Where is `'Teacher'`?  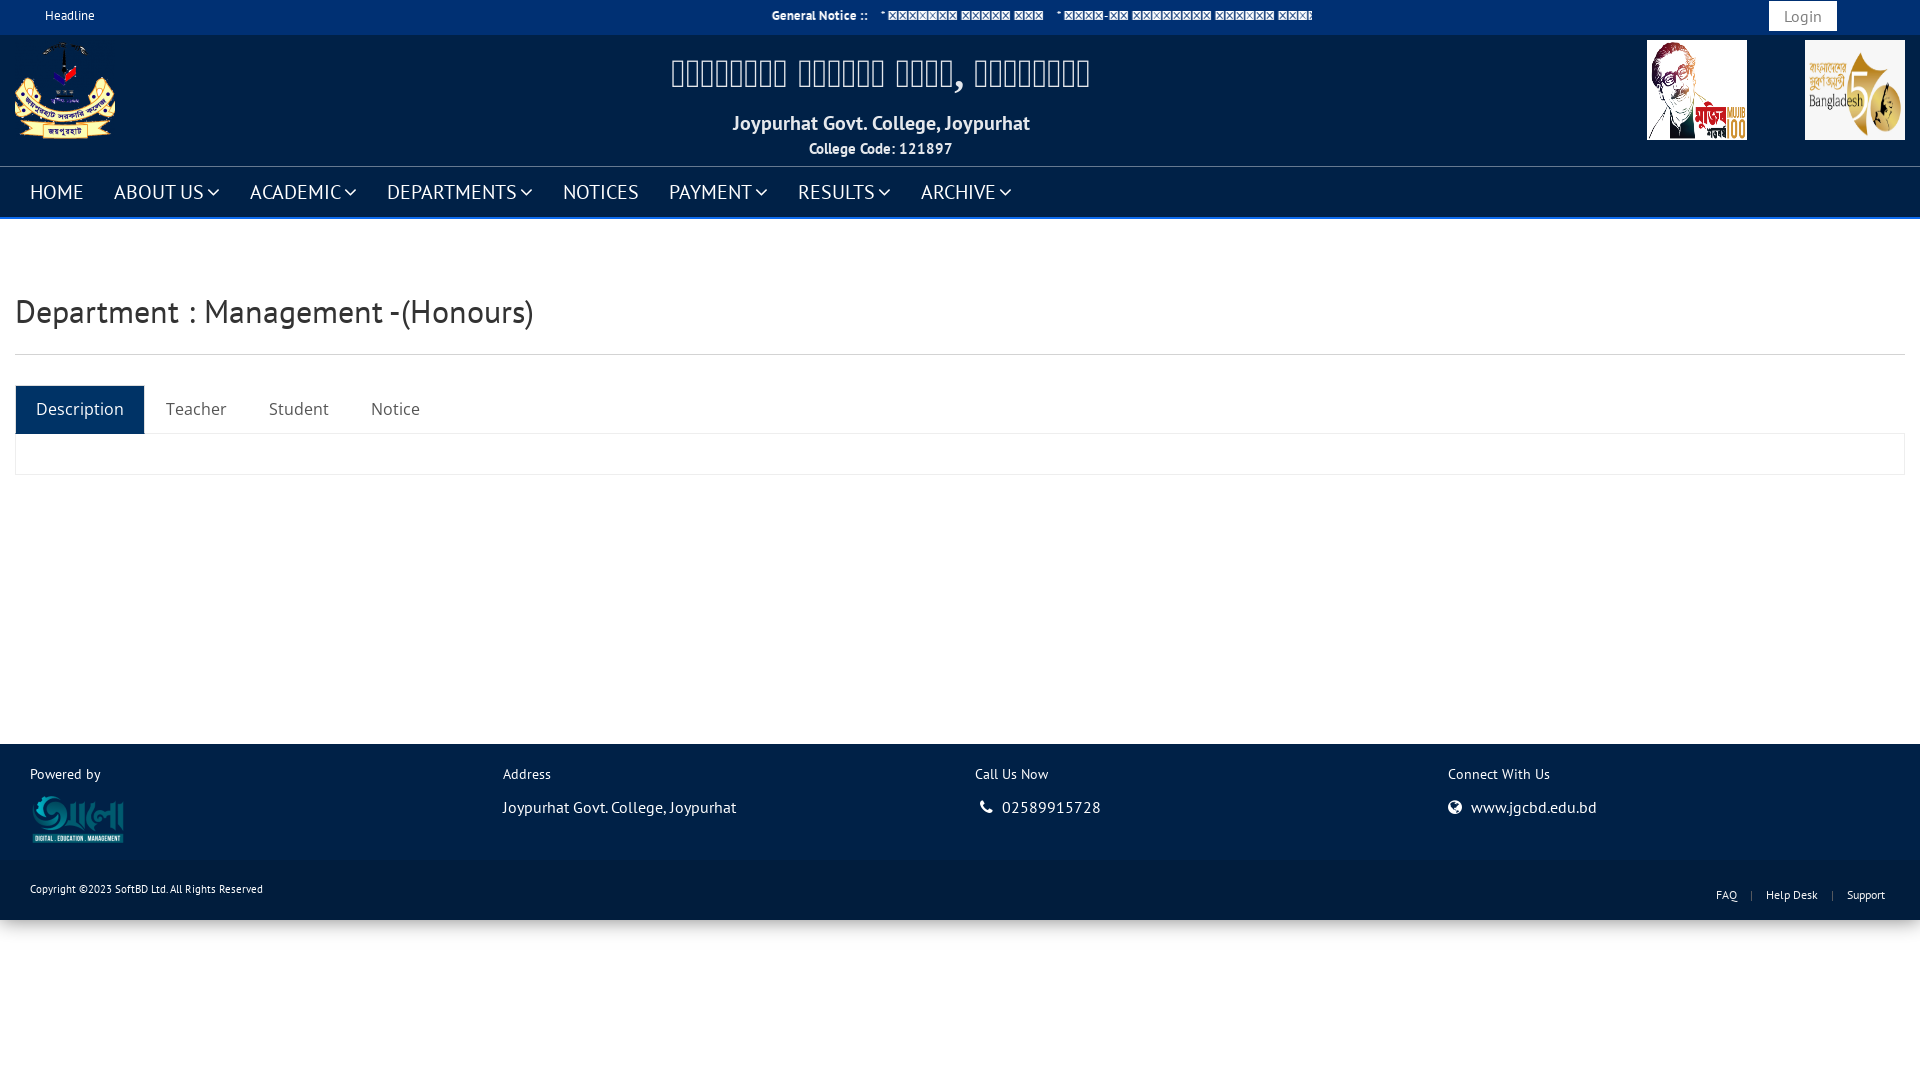 'Teacher' is located at coordinates (196, 408).